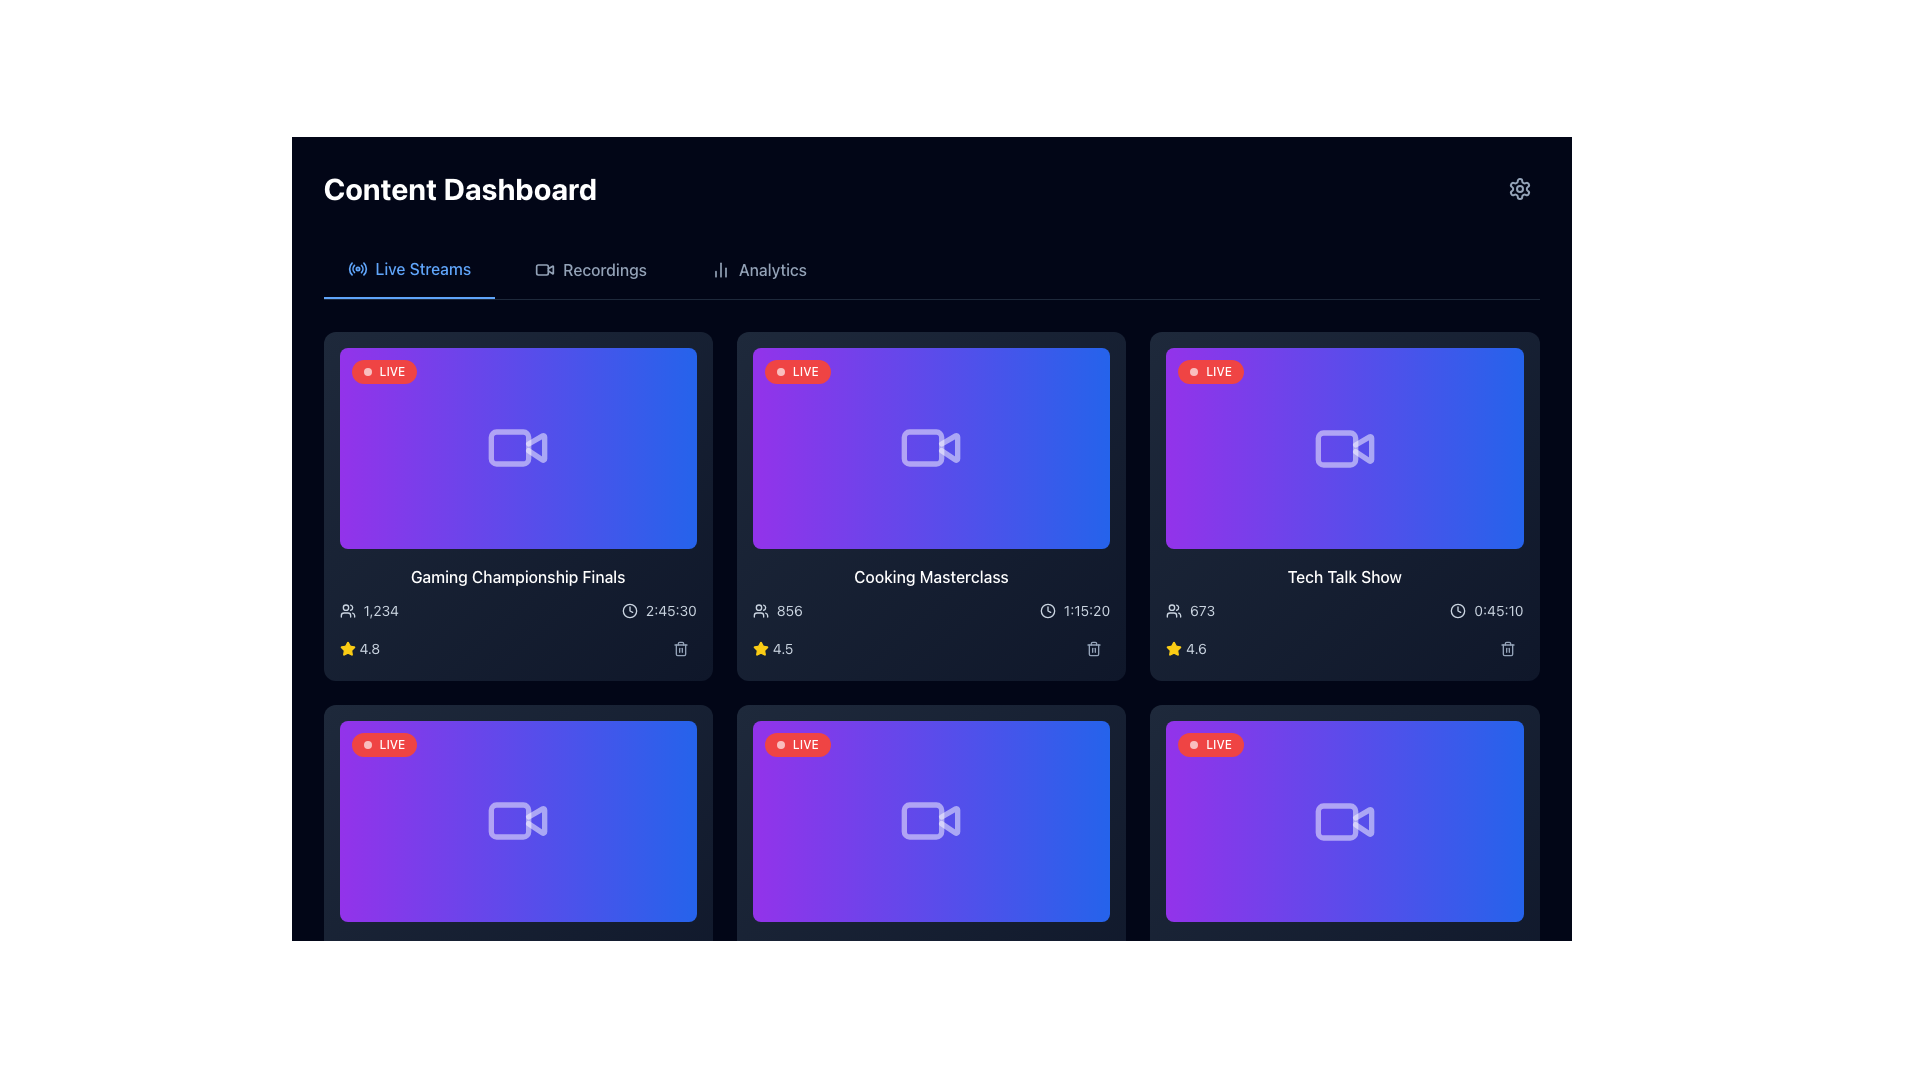 This screenshot has height=1080, width=1920. What do you see at coordinates (662, 886) in the screenshot?
I see `the play button located in the bottom-right corner of the video thumbnail in the 'Live Streams' section` at bounding box center [662, 886].